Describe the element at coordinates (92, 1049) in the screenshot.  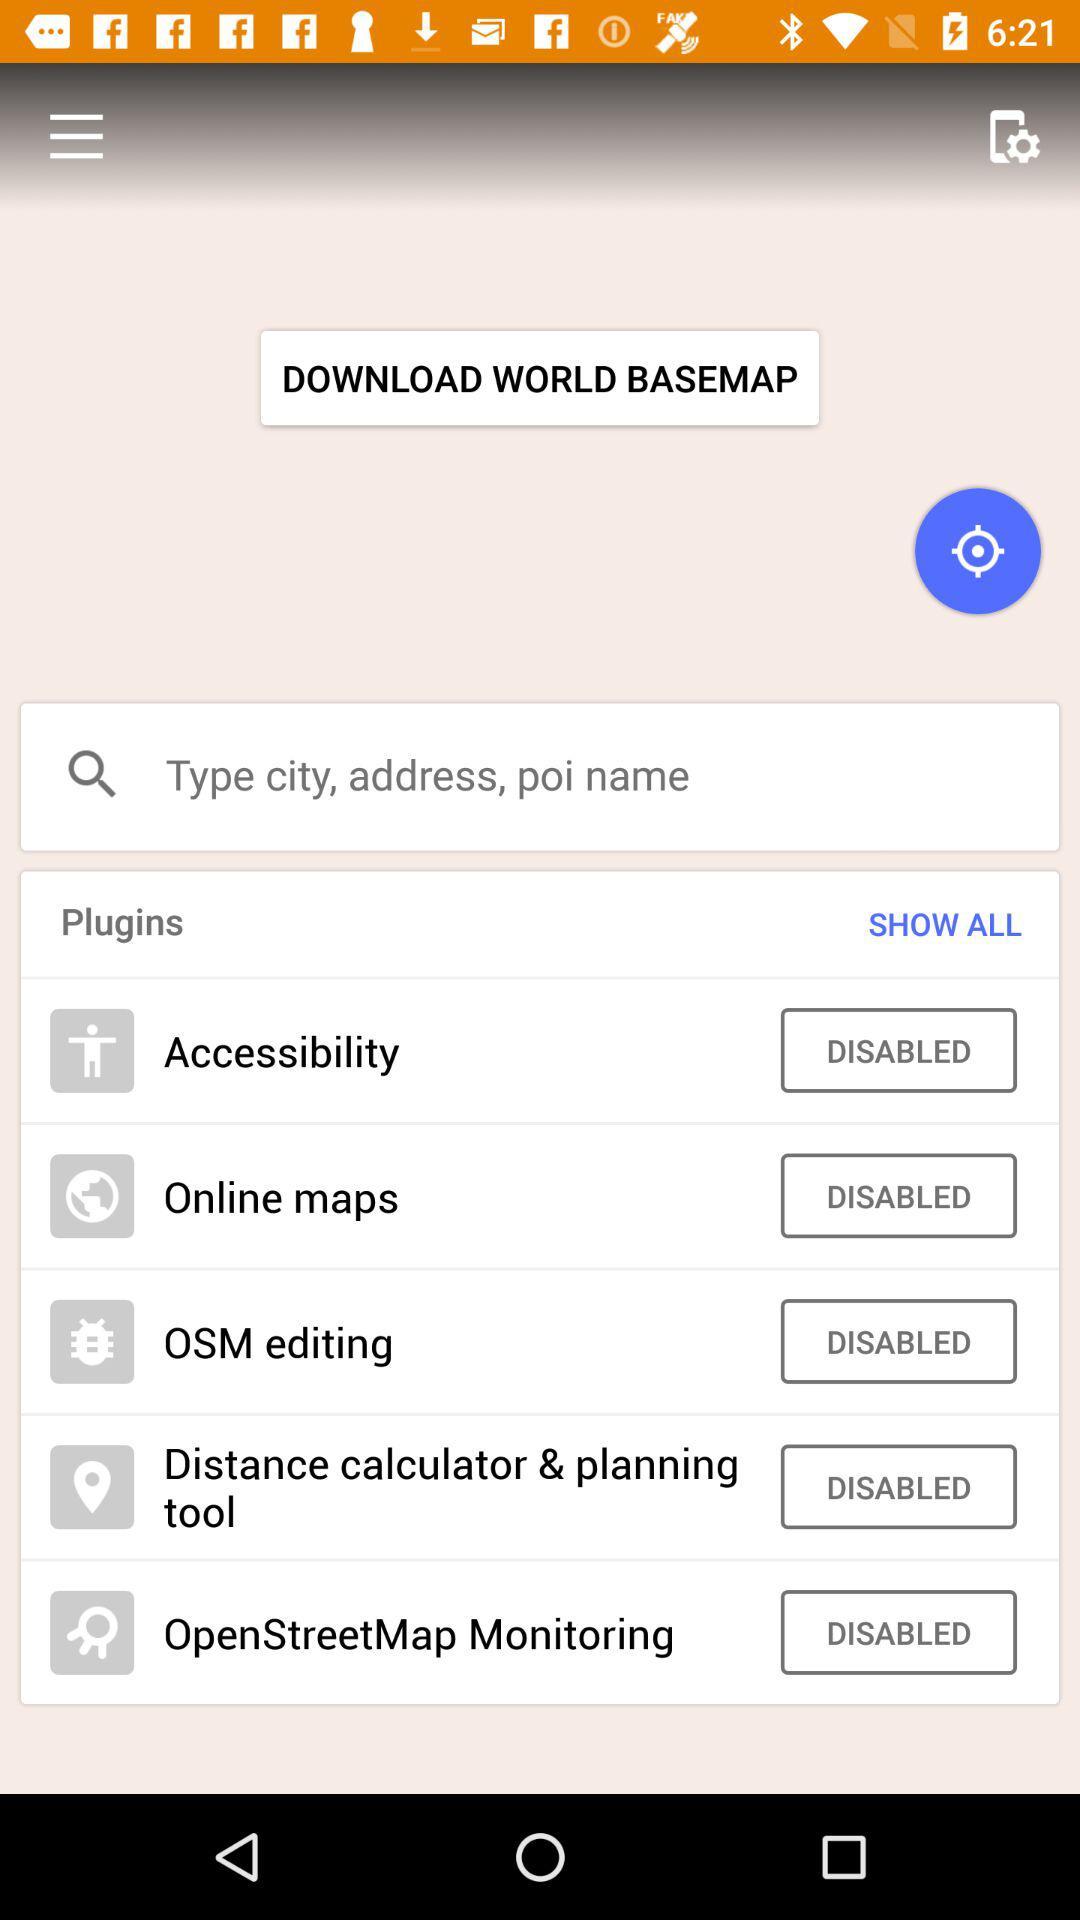
I see `the add icon` at that location.